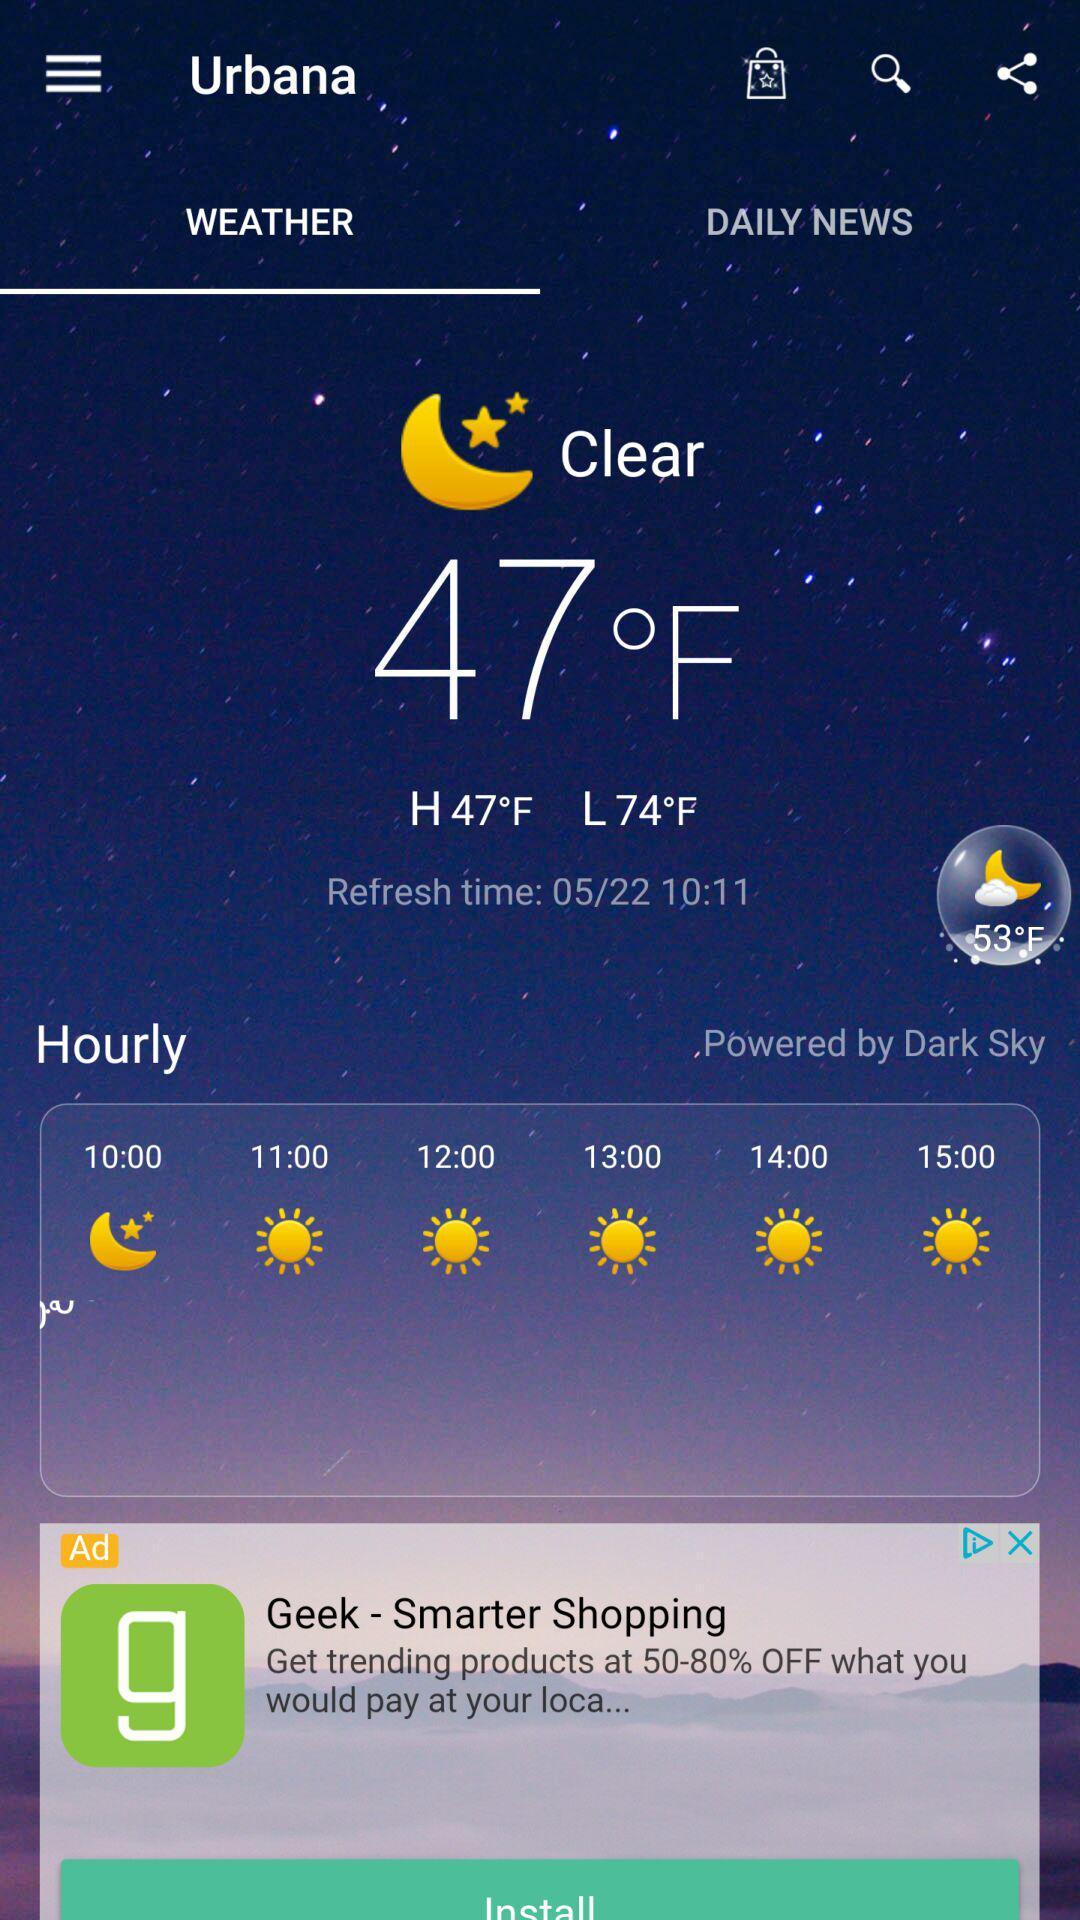  Describe the element at coordinates (764, 73) in the screenshot. I see `cart icon` at that location.